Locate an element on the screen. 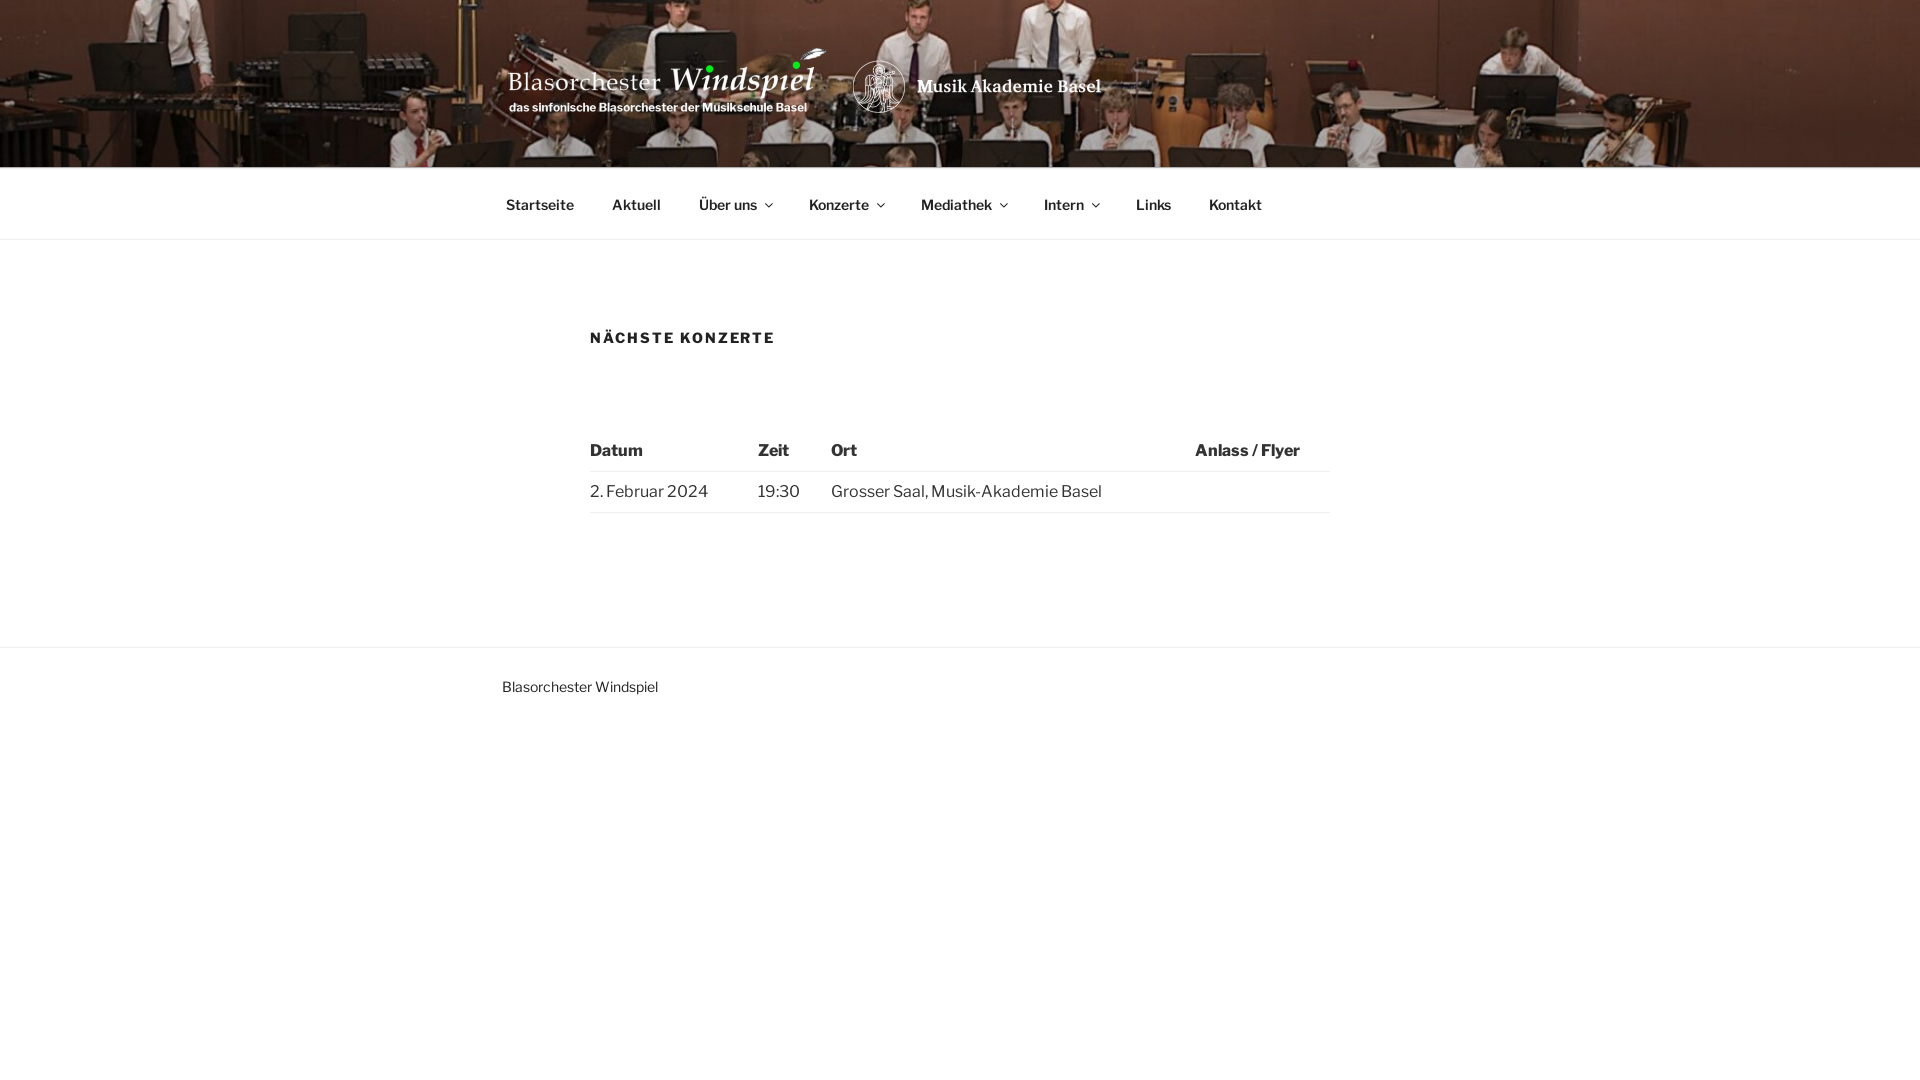  'Aktuell' is located at coordinates (635, 204).